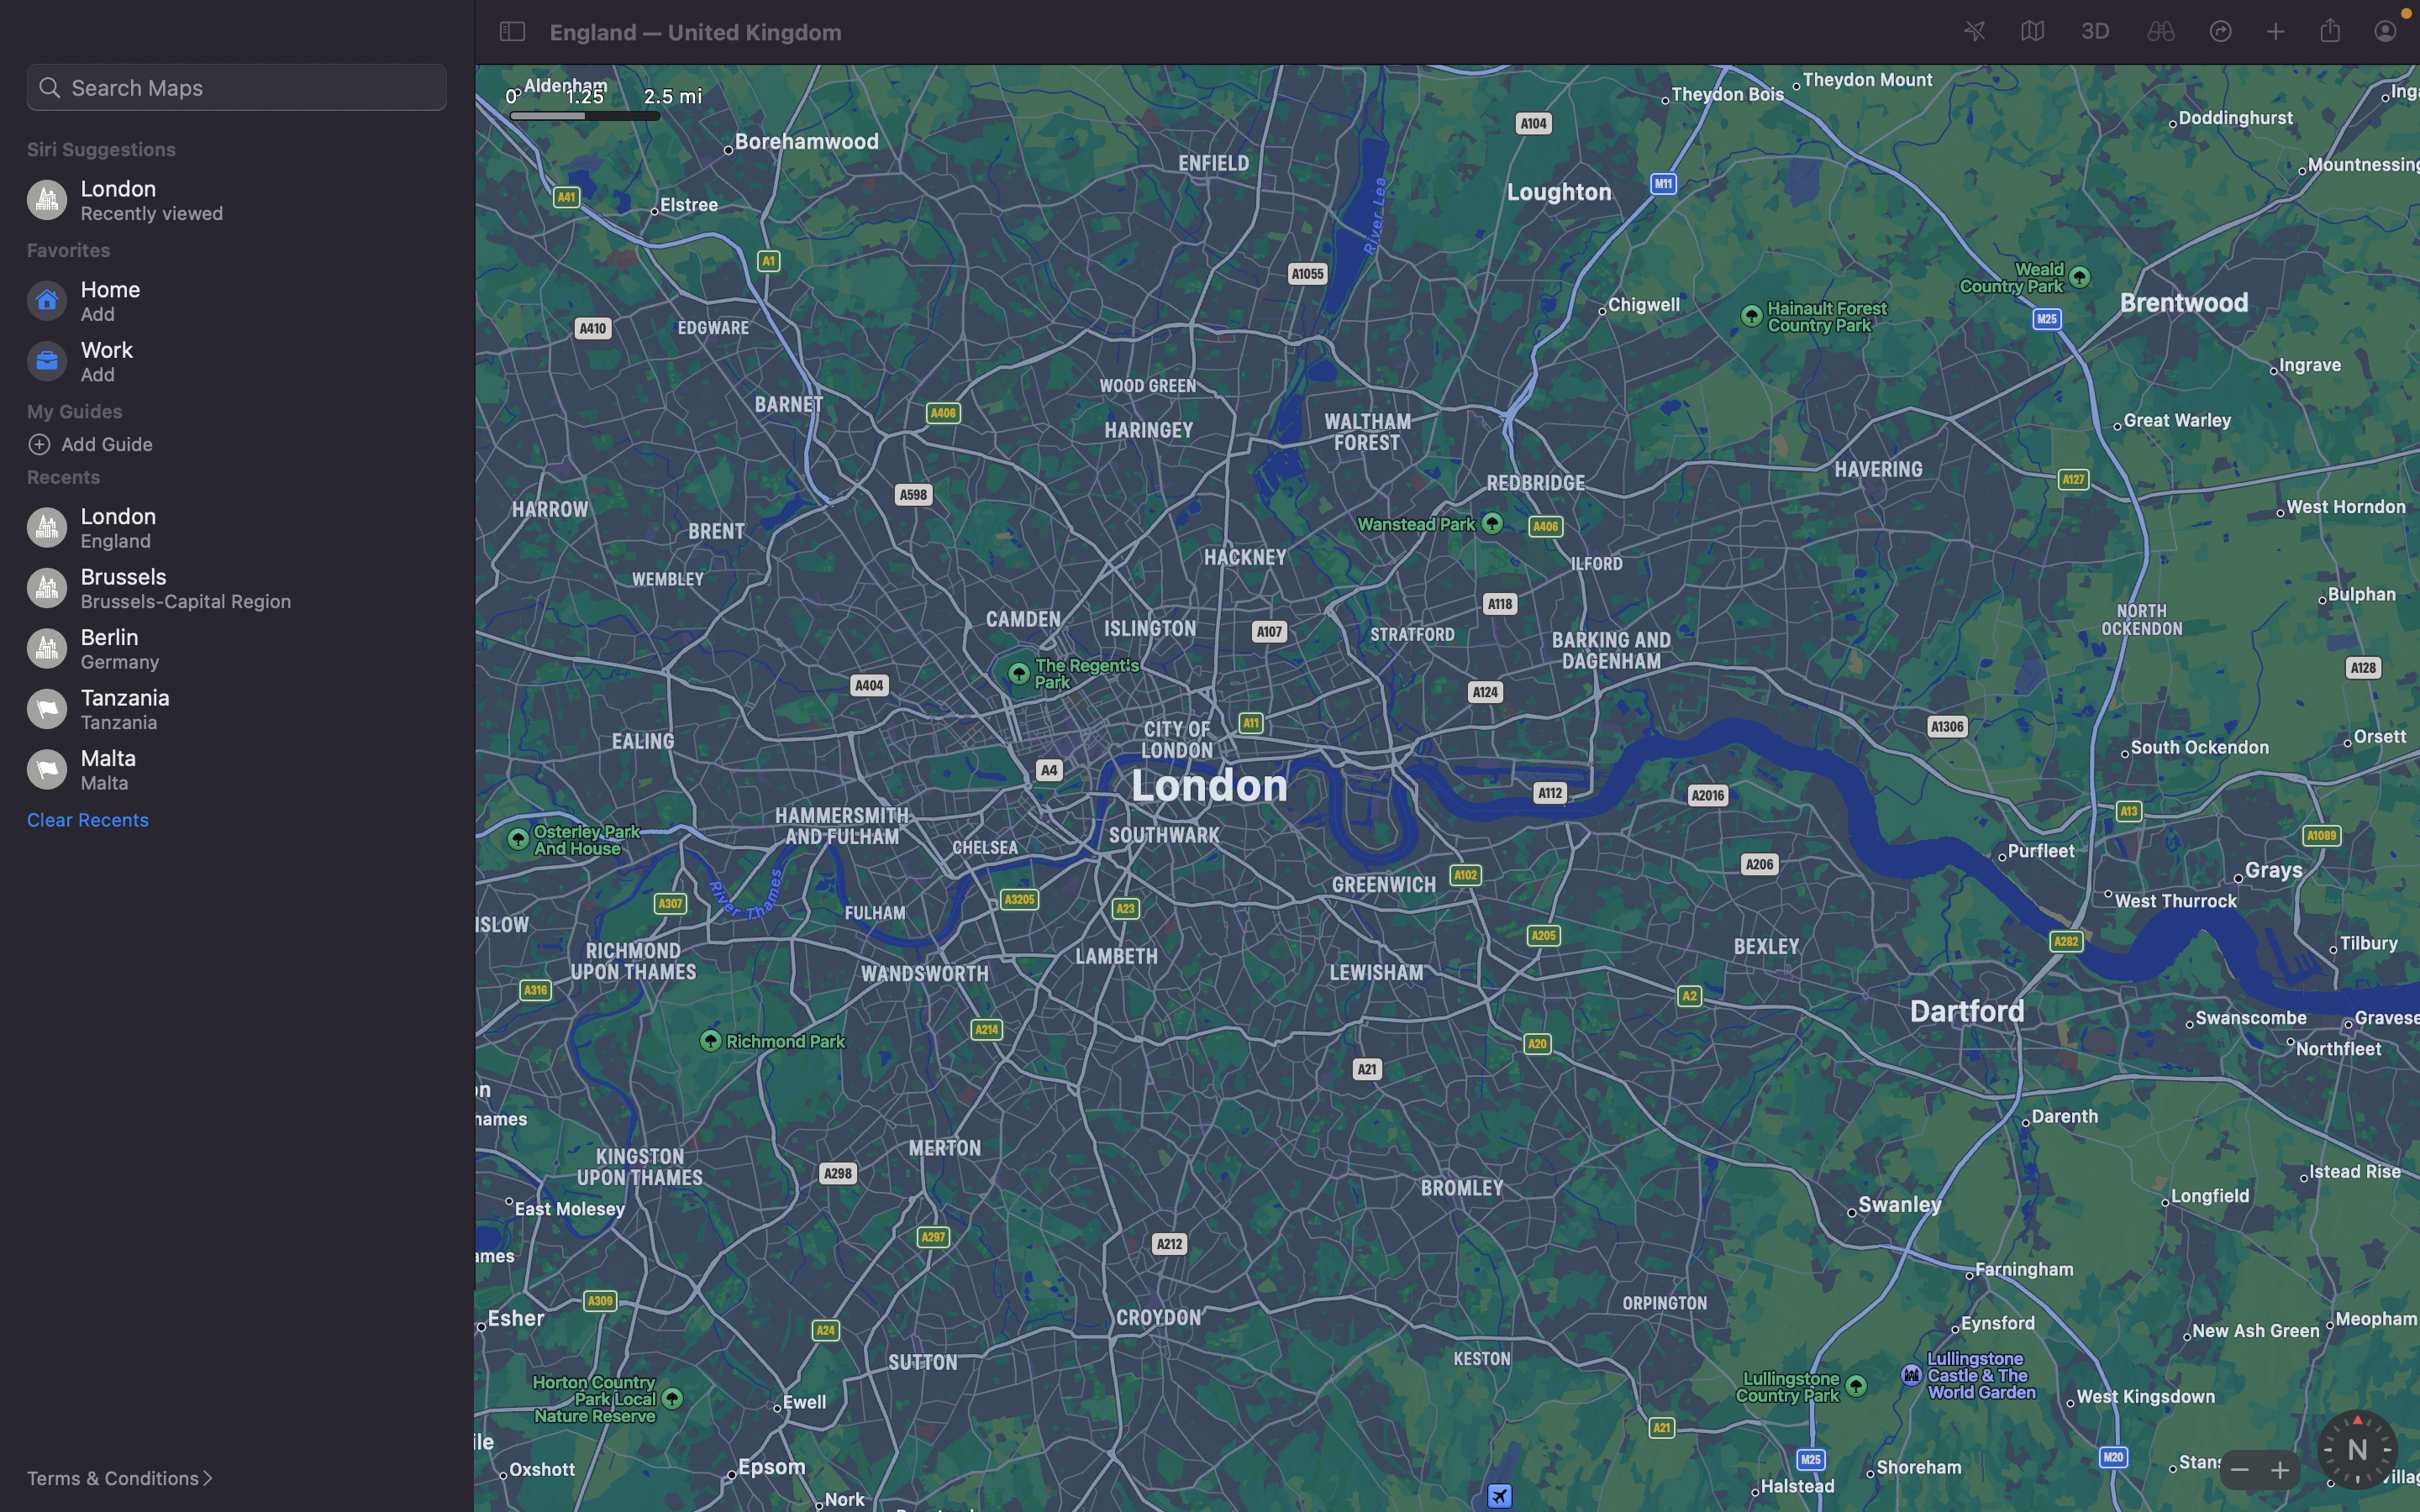  I want to click on Add a new guide for sightseeing, so click(244, 443).